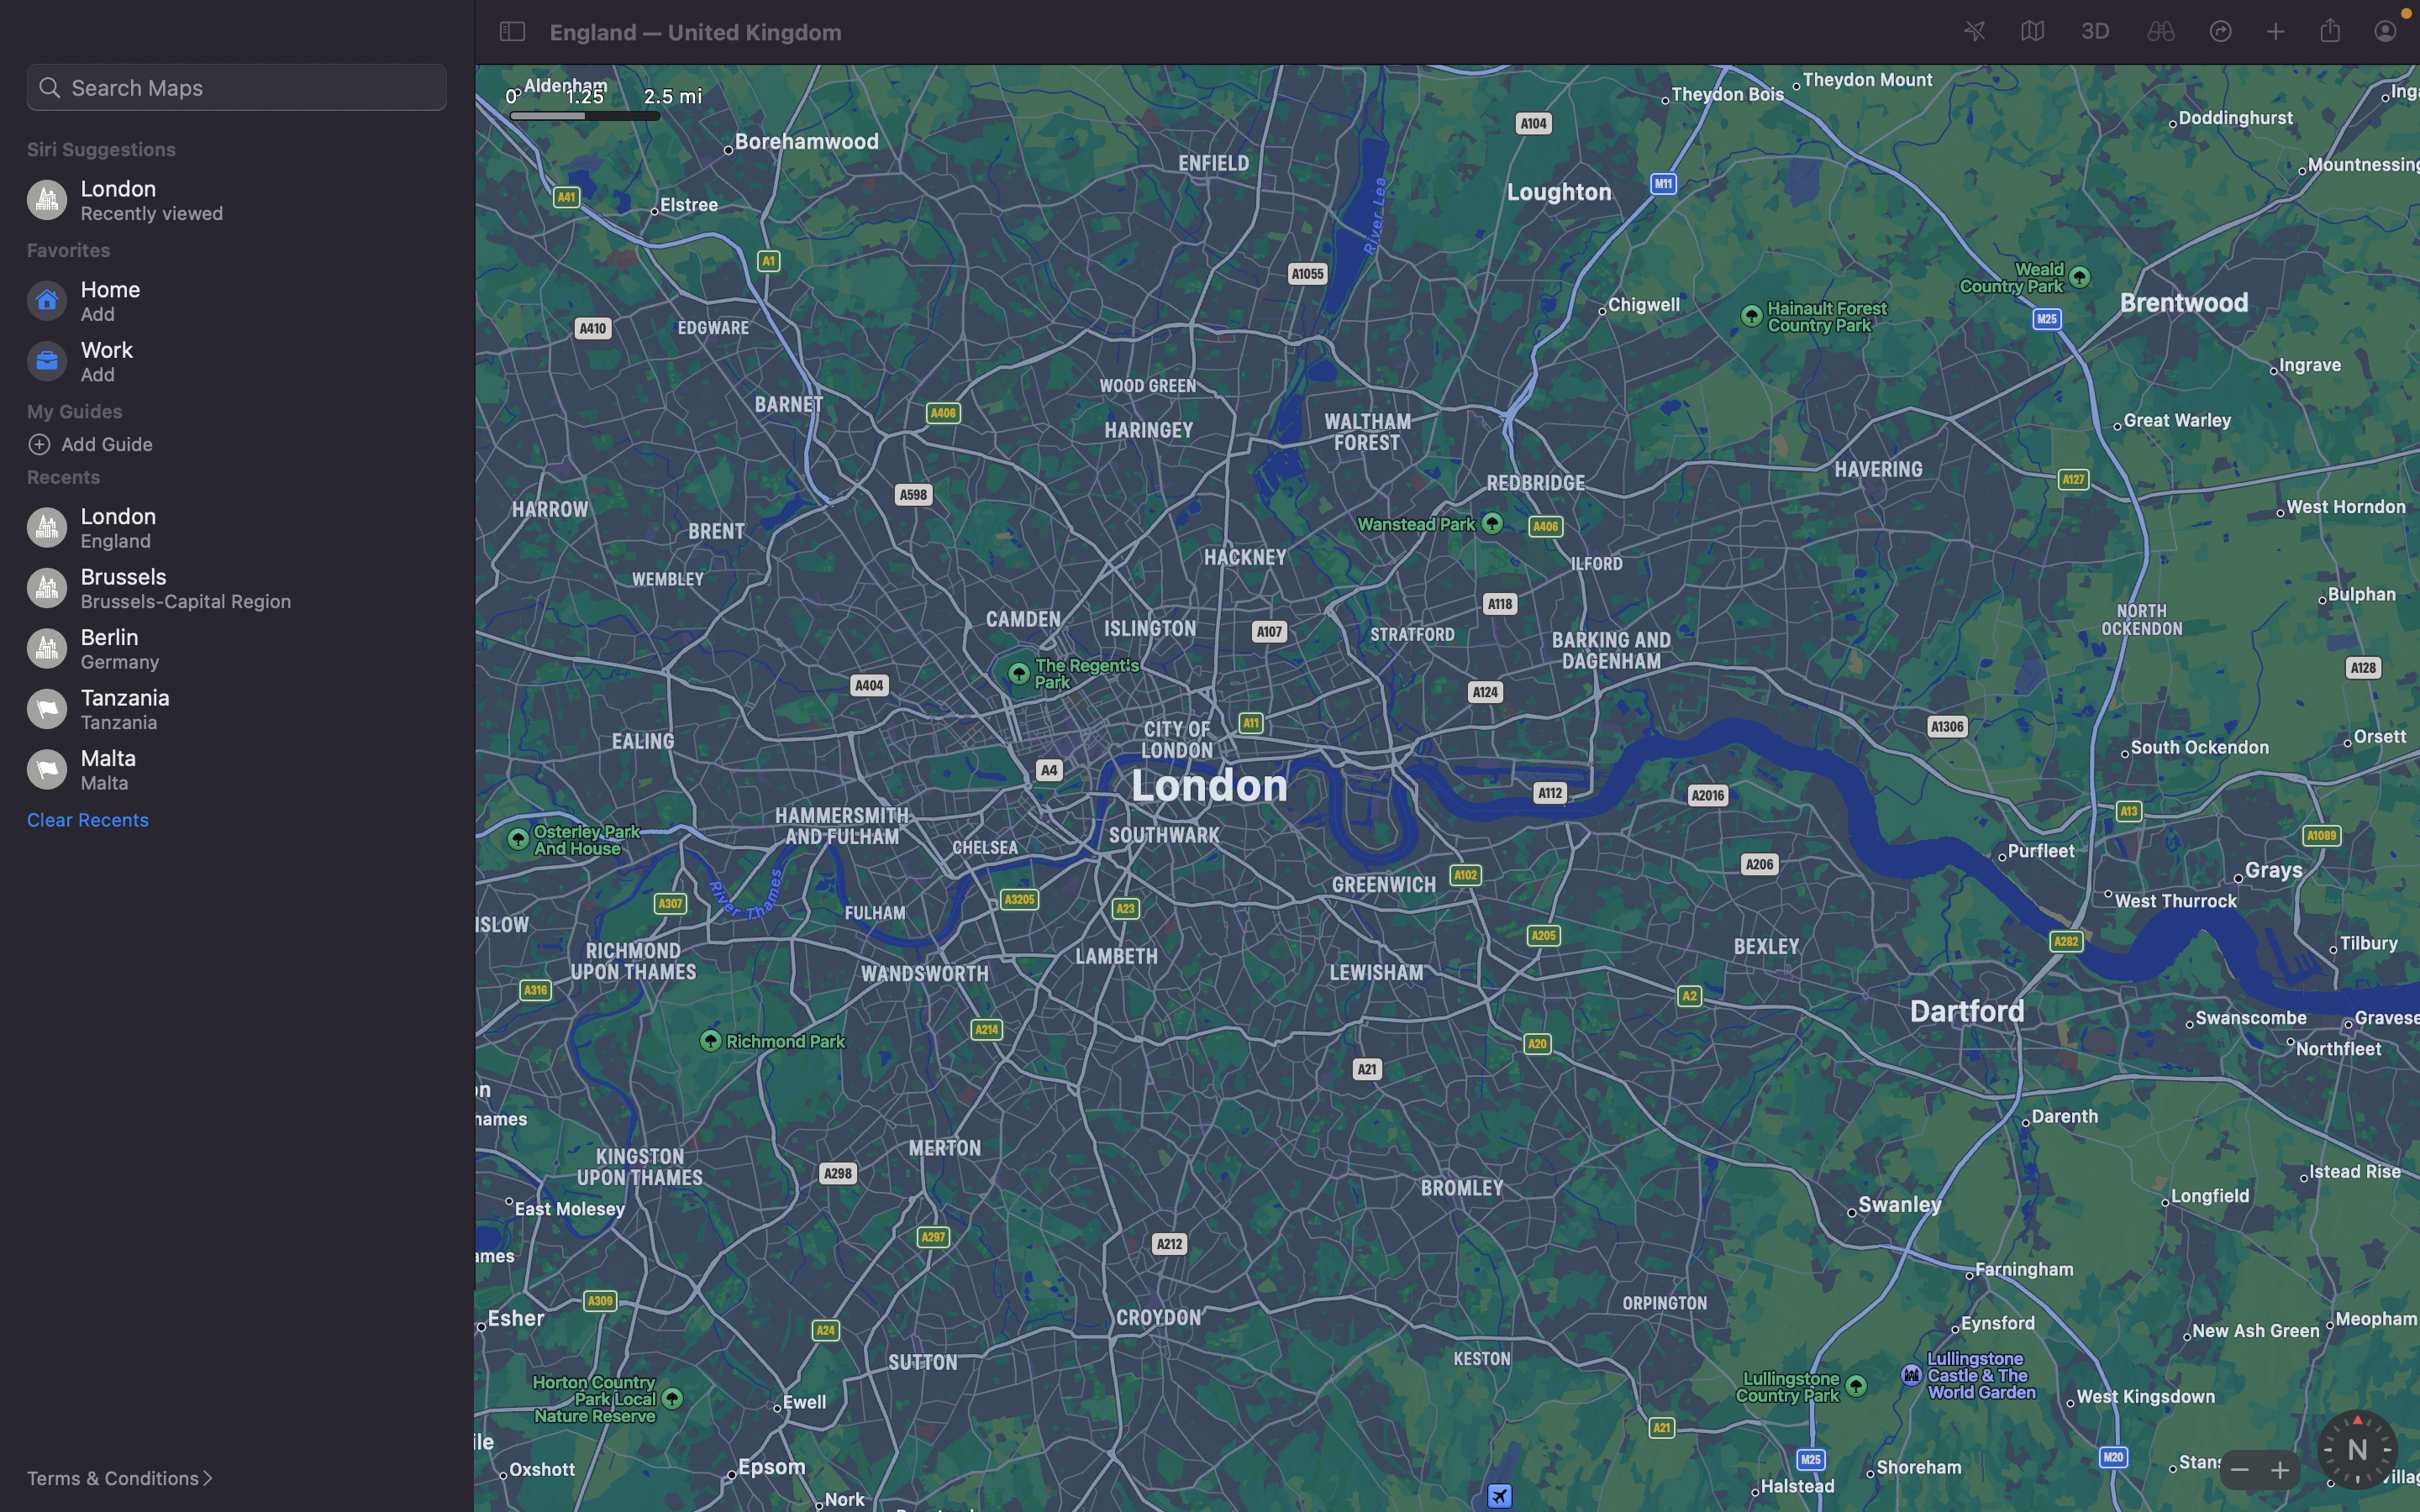  I want to click on Add a new guide for sightseeing, so click(244, 443).